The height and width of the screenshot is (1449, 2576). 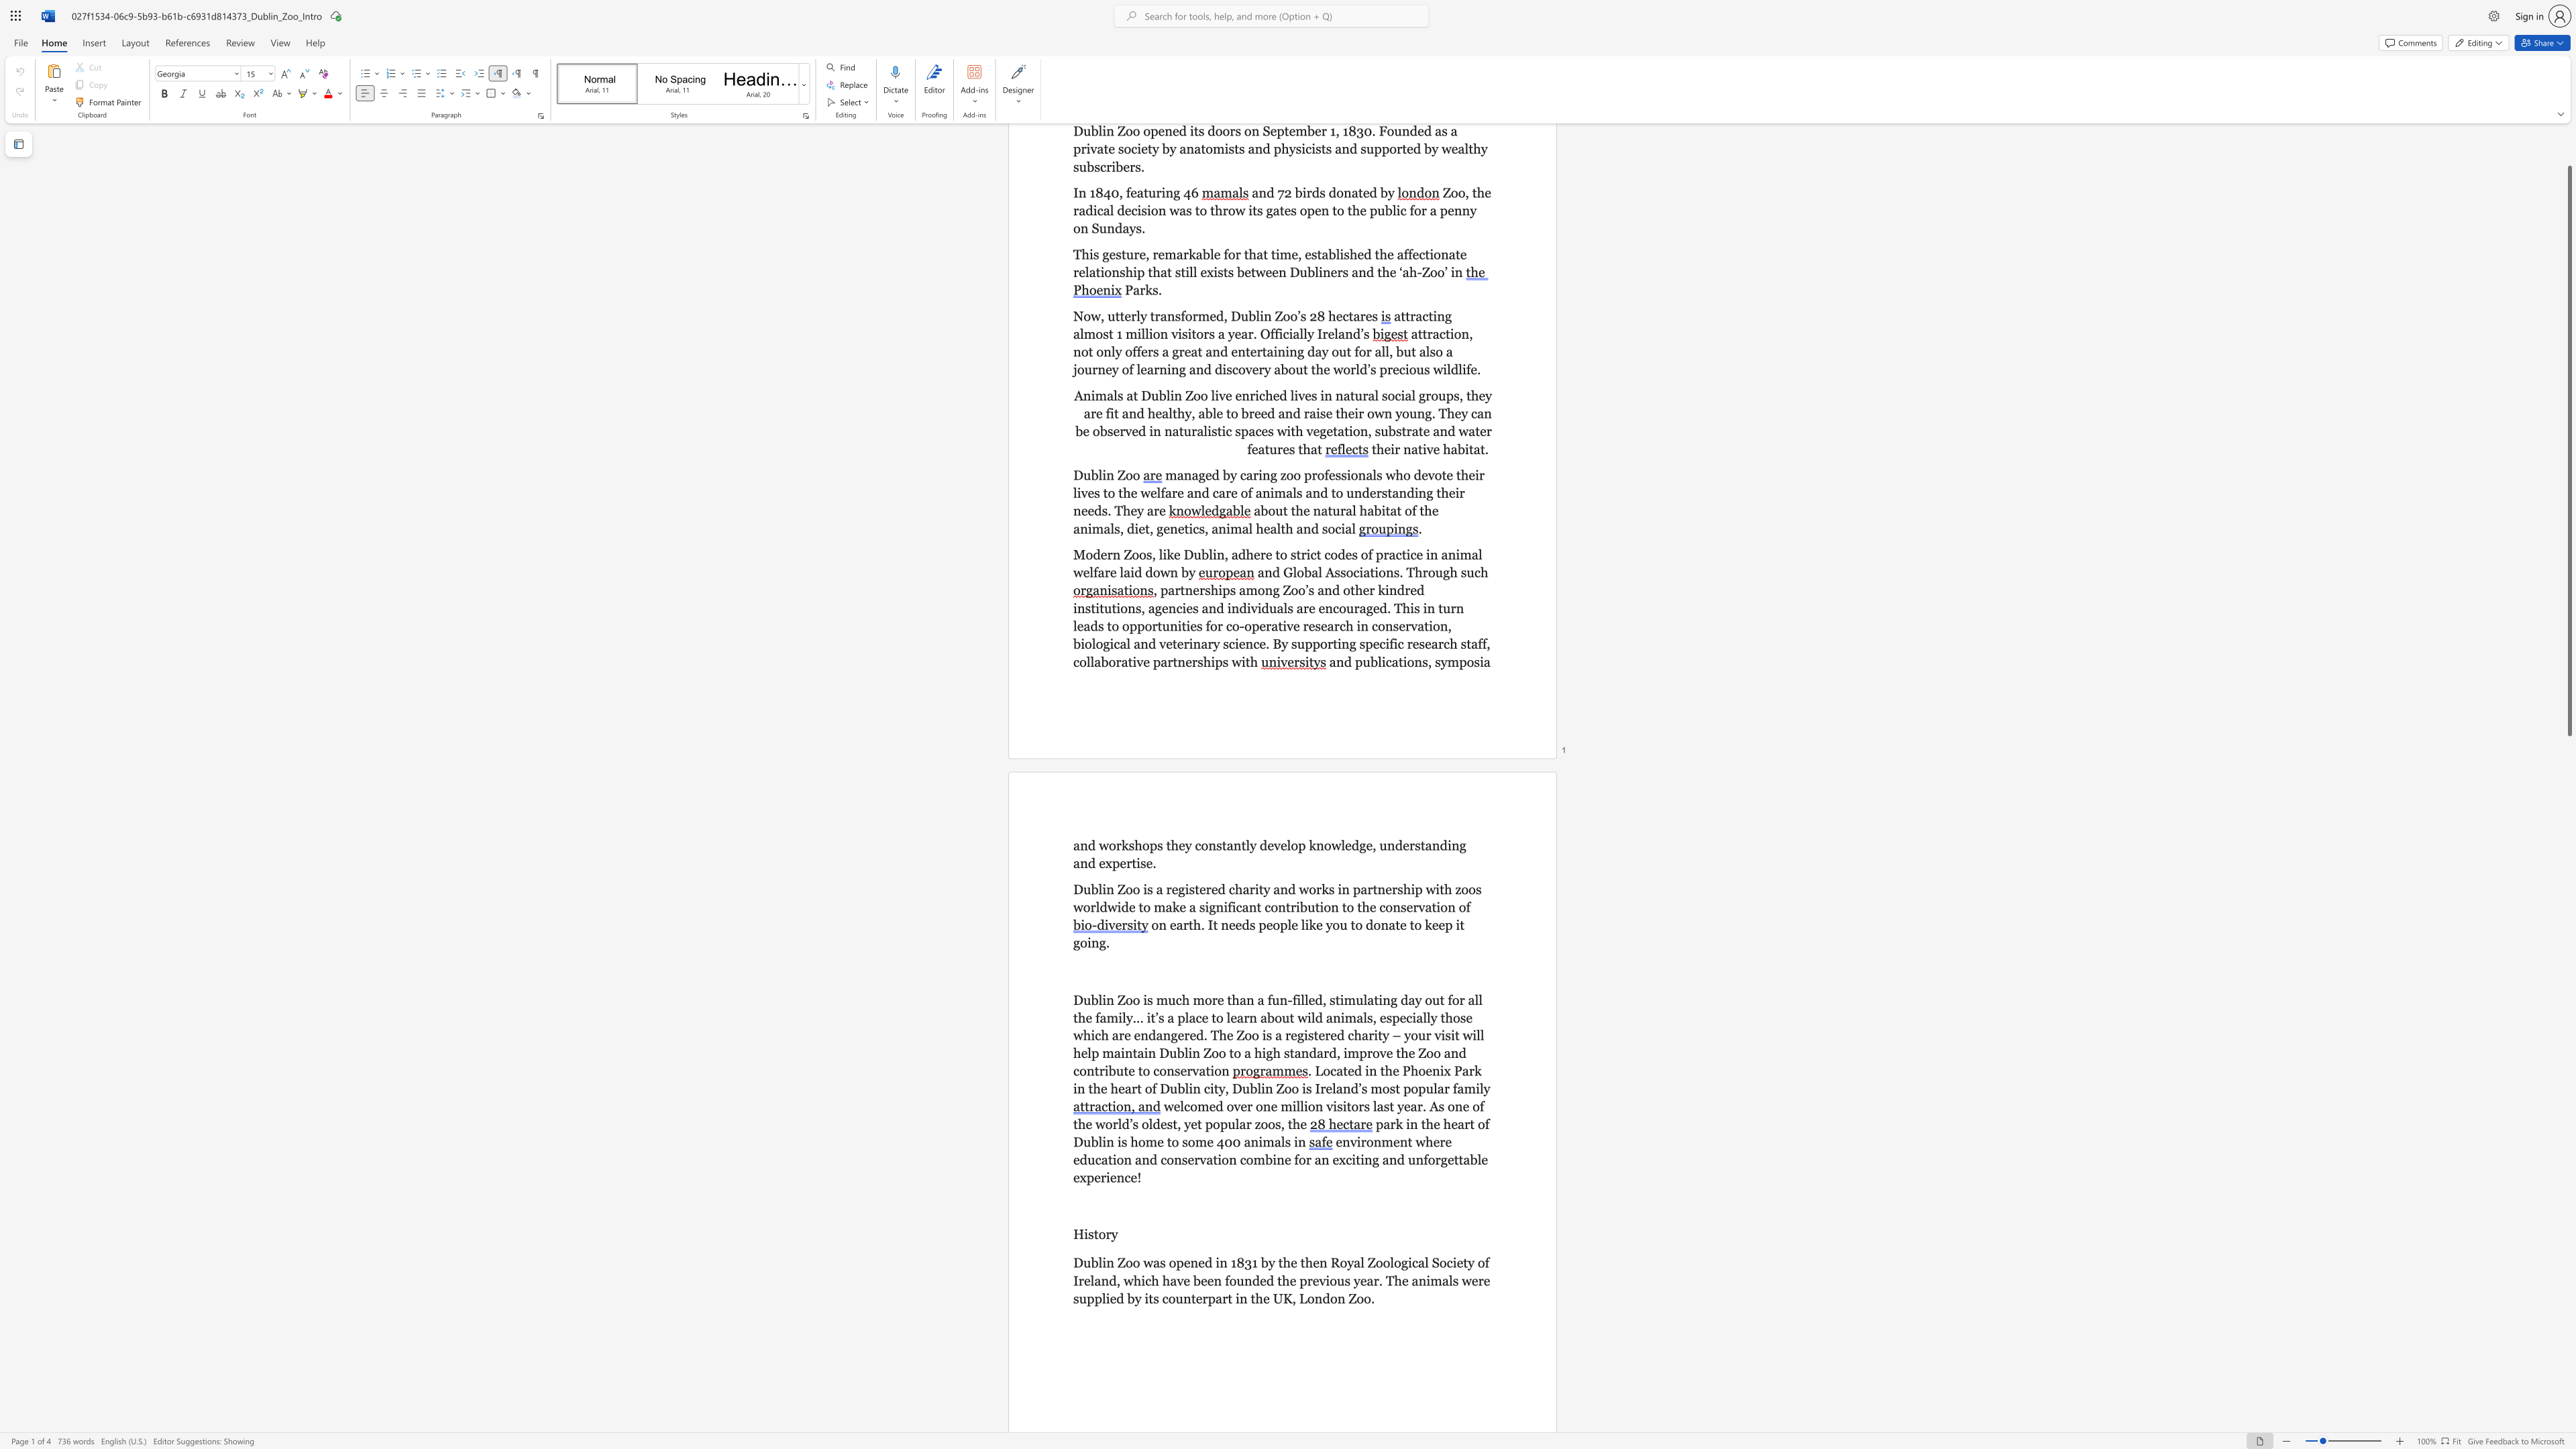 What do you see at coordinates (1276, 529) in the screenshot?
I see `the subset text "lth a" within the text ", genetics, animal health and social"` at bounding box center [1276, 529].